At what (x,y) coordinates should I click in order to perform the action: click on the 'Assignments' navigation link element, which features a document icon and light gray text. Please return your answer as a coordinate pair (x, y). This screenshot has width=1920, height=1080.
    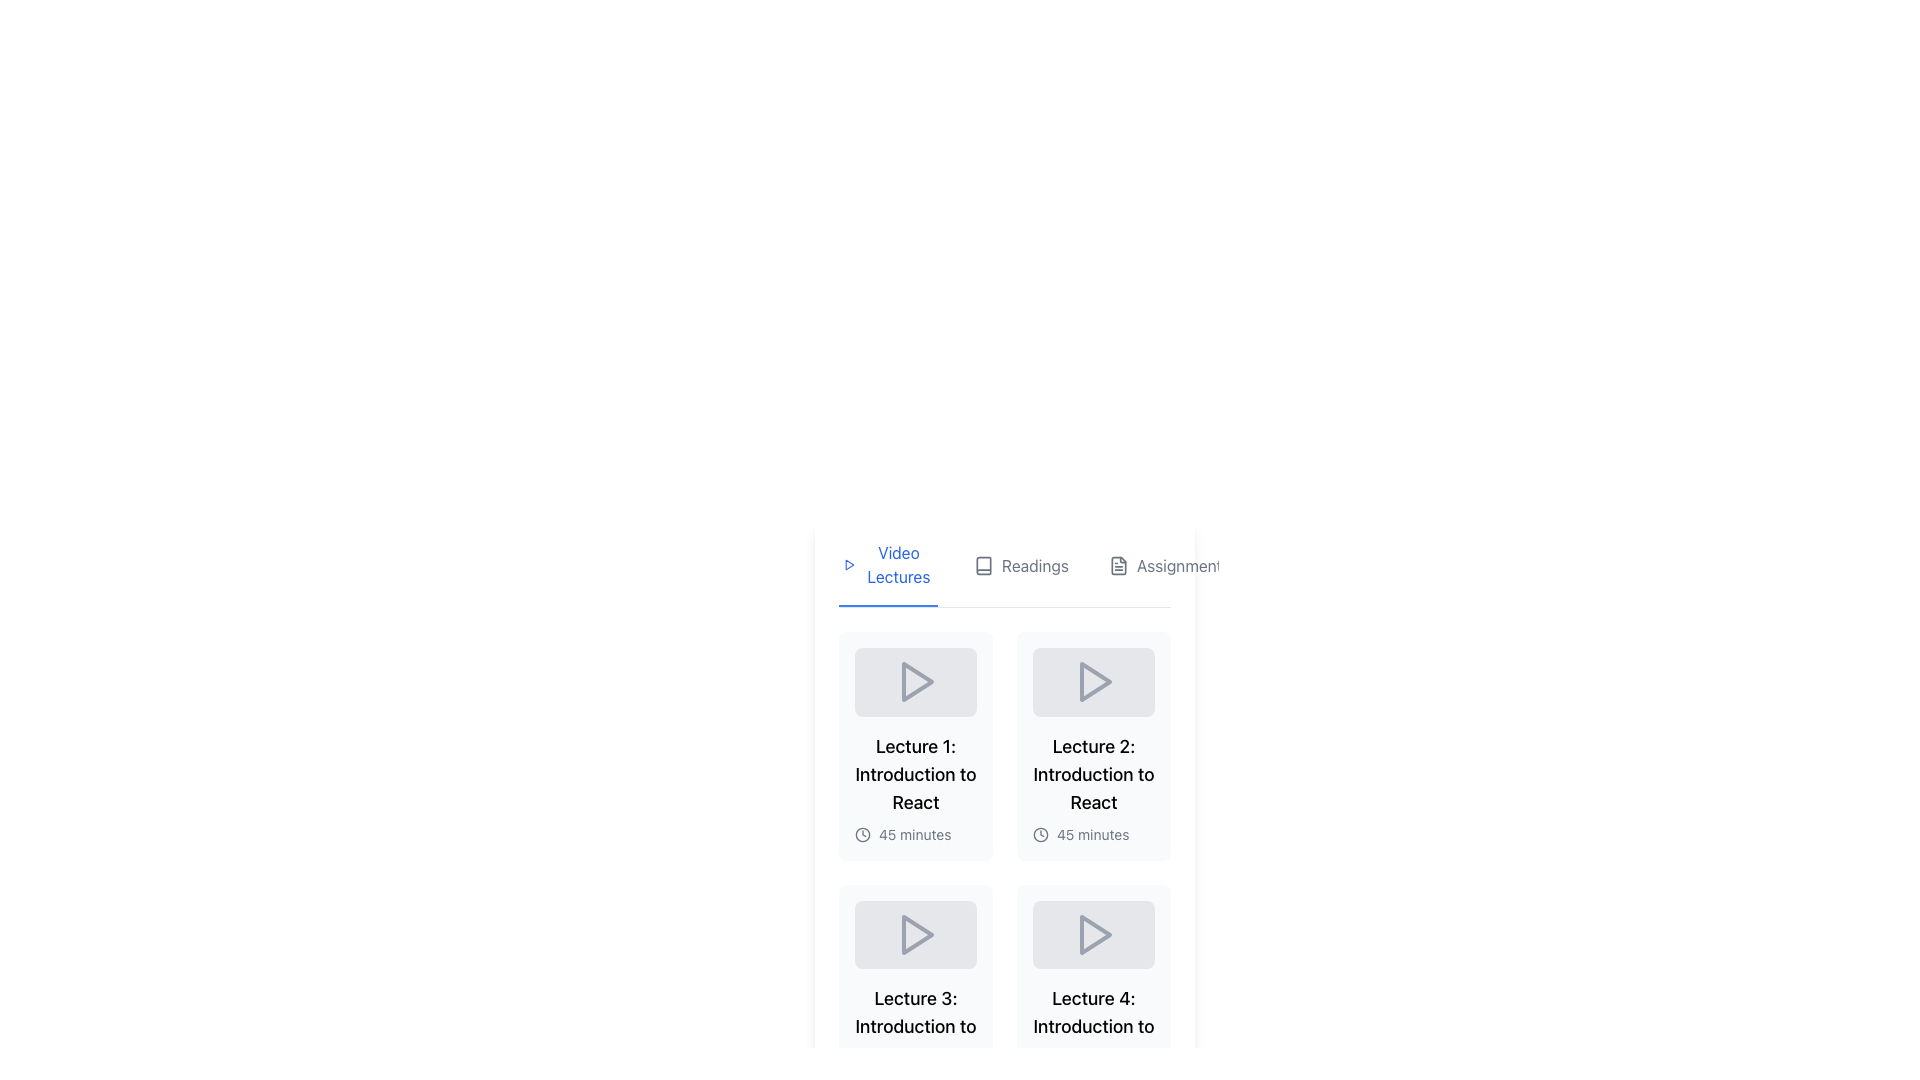
    Looking at the image, I should click on (1169, 574).